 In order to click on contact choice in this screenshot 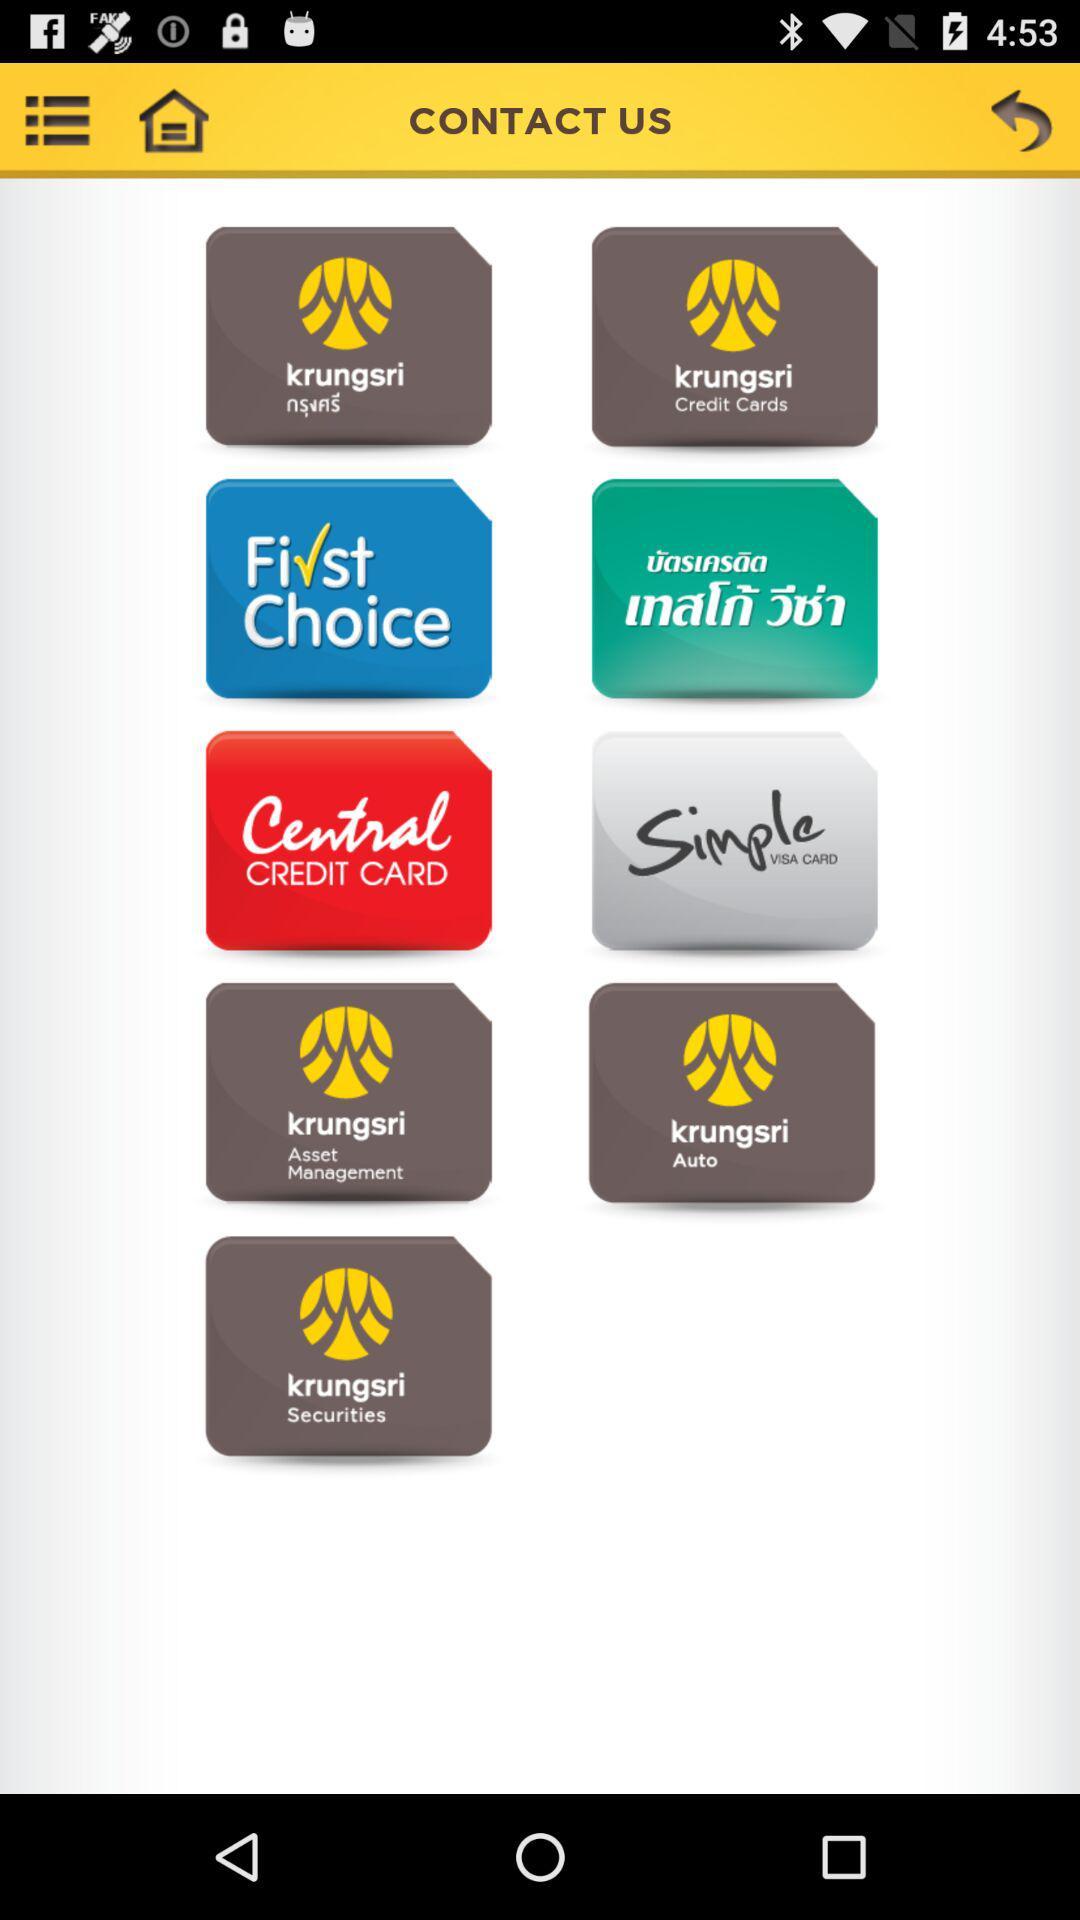, I will do `click(347, 1354)`.